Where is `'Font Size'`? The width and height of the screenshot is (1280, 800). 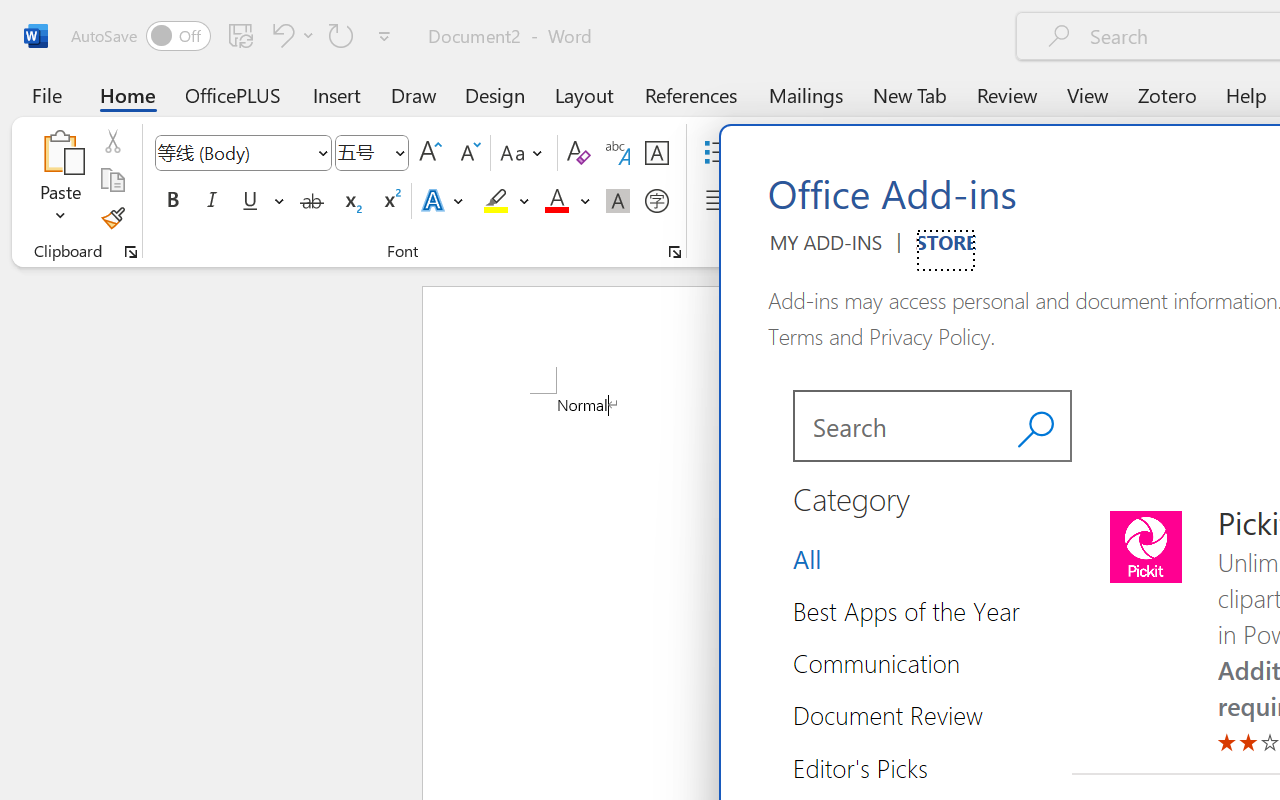 'Font Size' is located at coordinates (372, 153).